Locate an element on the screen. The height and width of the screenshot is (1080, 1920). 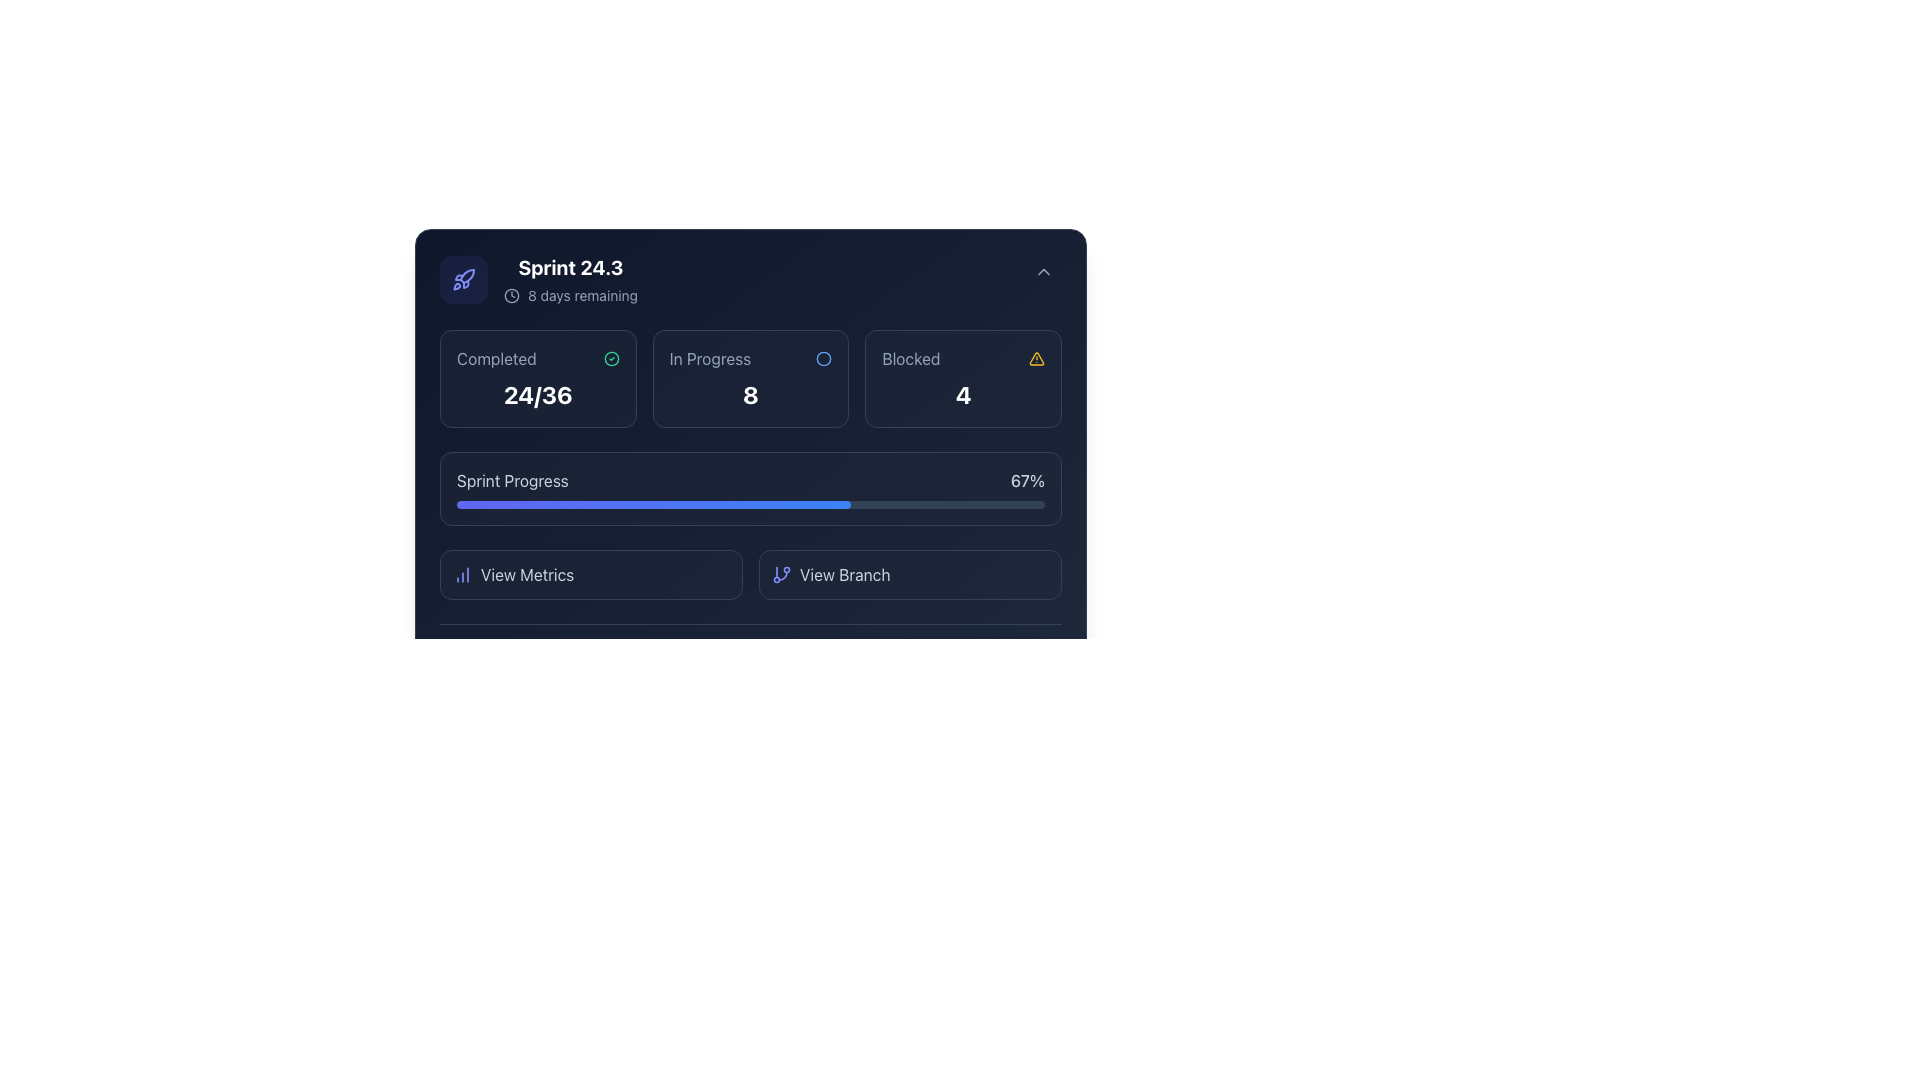
the decorative circular SVG element indicating completion status, located adjacent to the text 'Completed' is located at coordinates (610, 357).